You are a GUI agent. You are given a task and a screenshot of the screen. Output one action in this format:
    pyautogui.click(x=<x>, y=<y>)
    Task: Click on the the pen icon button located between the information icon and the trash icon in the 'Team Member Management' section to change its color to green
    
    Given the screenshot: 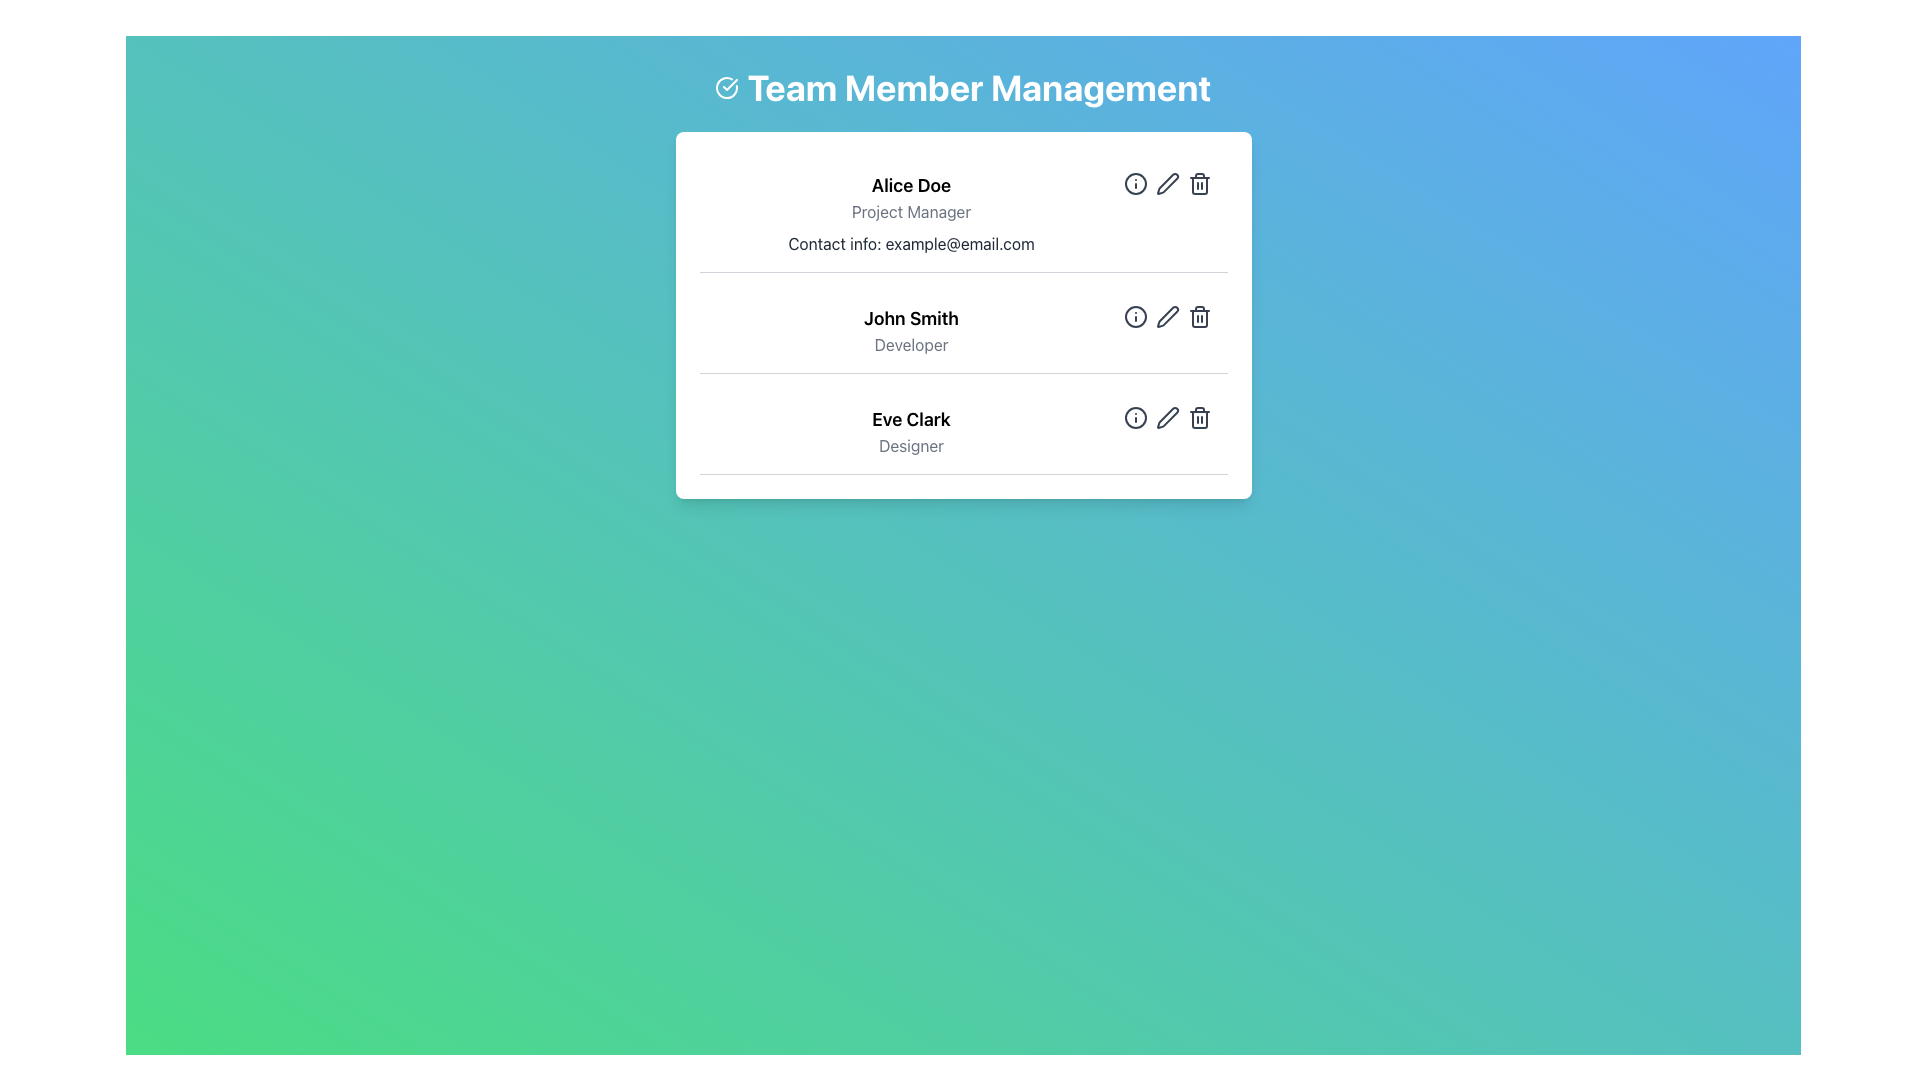 What is the action you would take?
    pyautogui.click(x=1167, y=416)
    